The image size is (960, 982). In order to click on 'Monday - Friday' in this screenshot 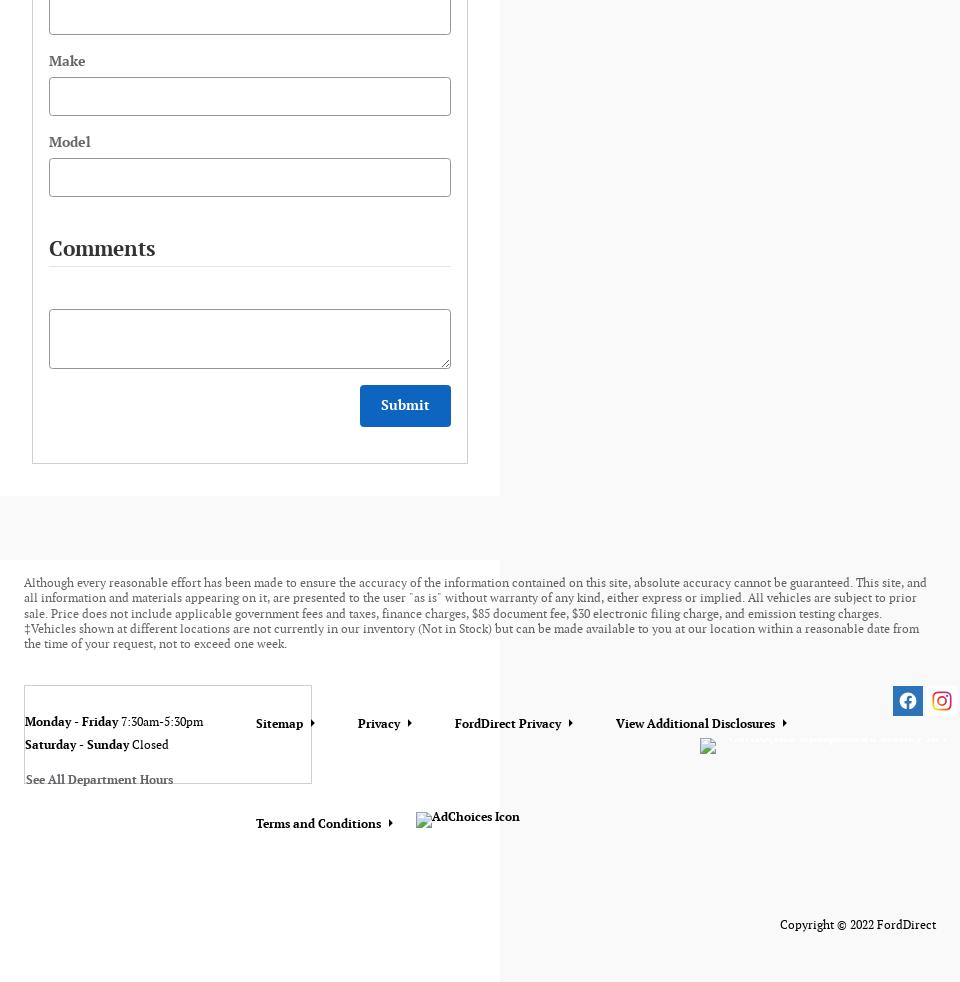, I will do `click(71, 720)`.